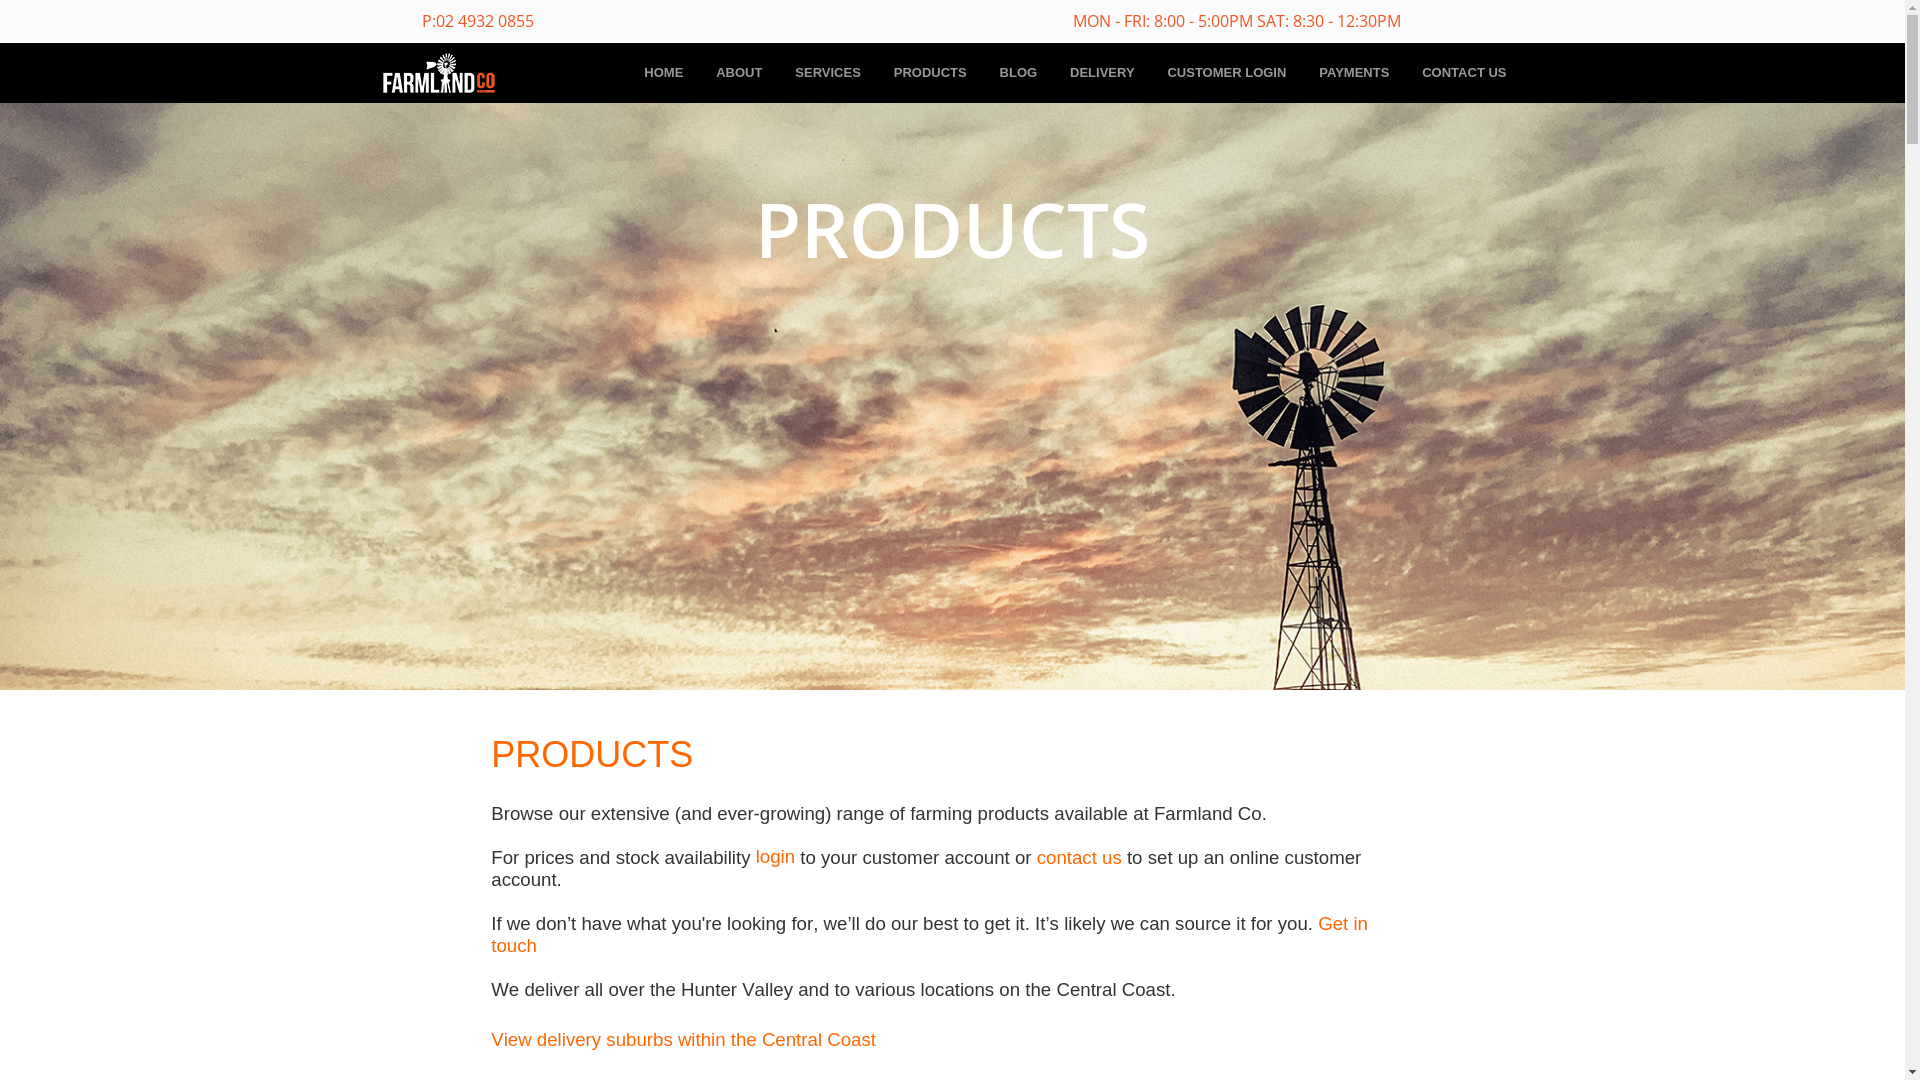  I want to click on 'CUSTOMER LOGIN', so click(1225, 72).